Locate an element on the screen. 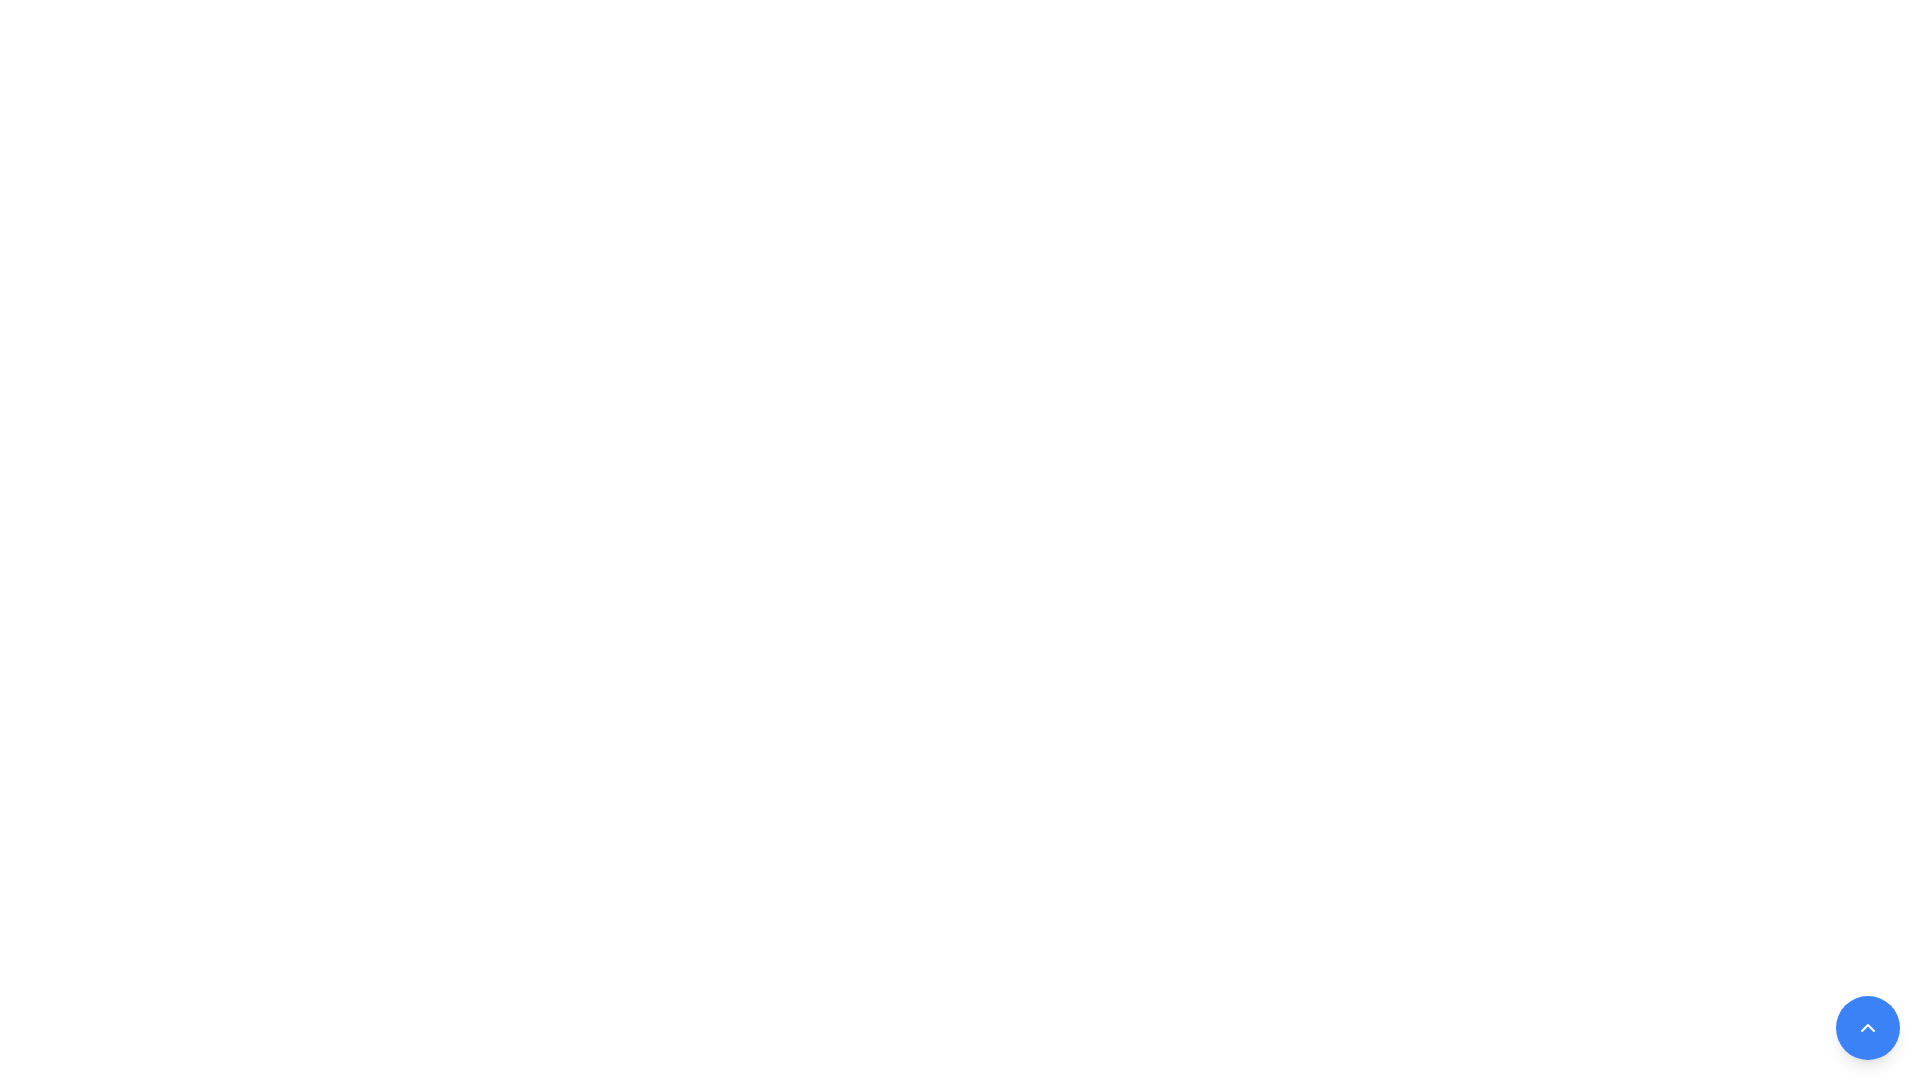 Image resolution: width=1920 pixels, height=1080 pixels. the circular blue button with a white upward chevron icon is located at coordinates (1866, 1028).